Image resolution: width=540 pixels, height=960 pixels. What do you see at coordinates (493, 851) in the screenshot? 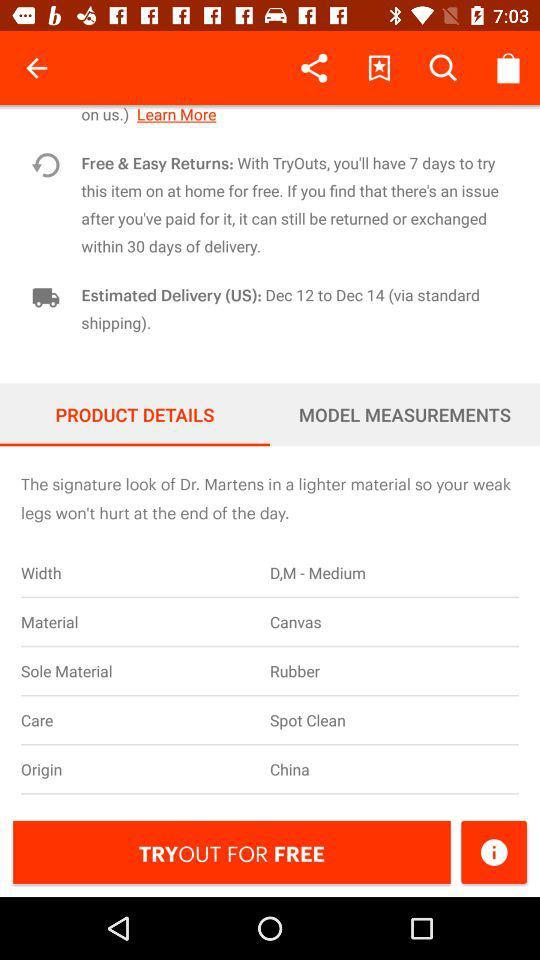
I see `the icon below china item` at bounding box center [493, 851].